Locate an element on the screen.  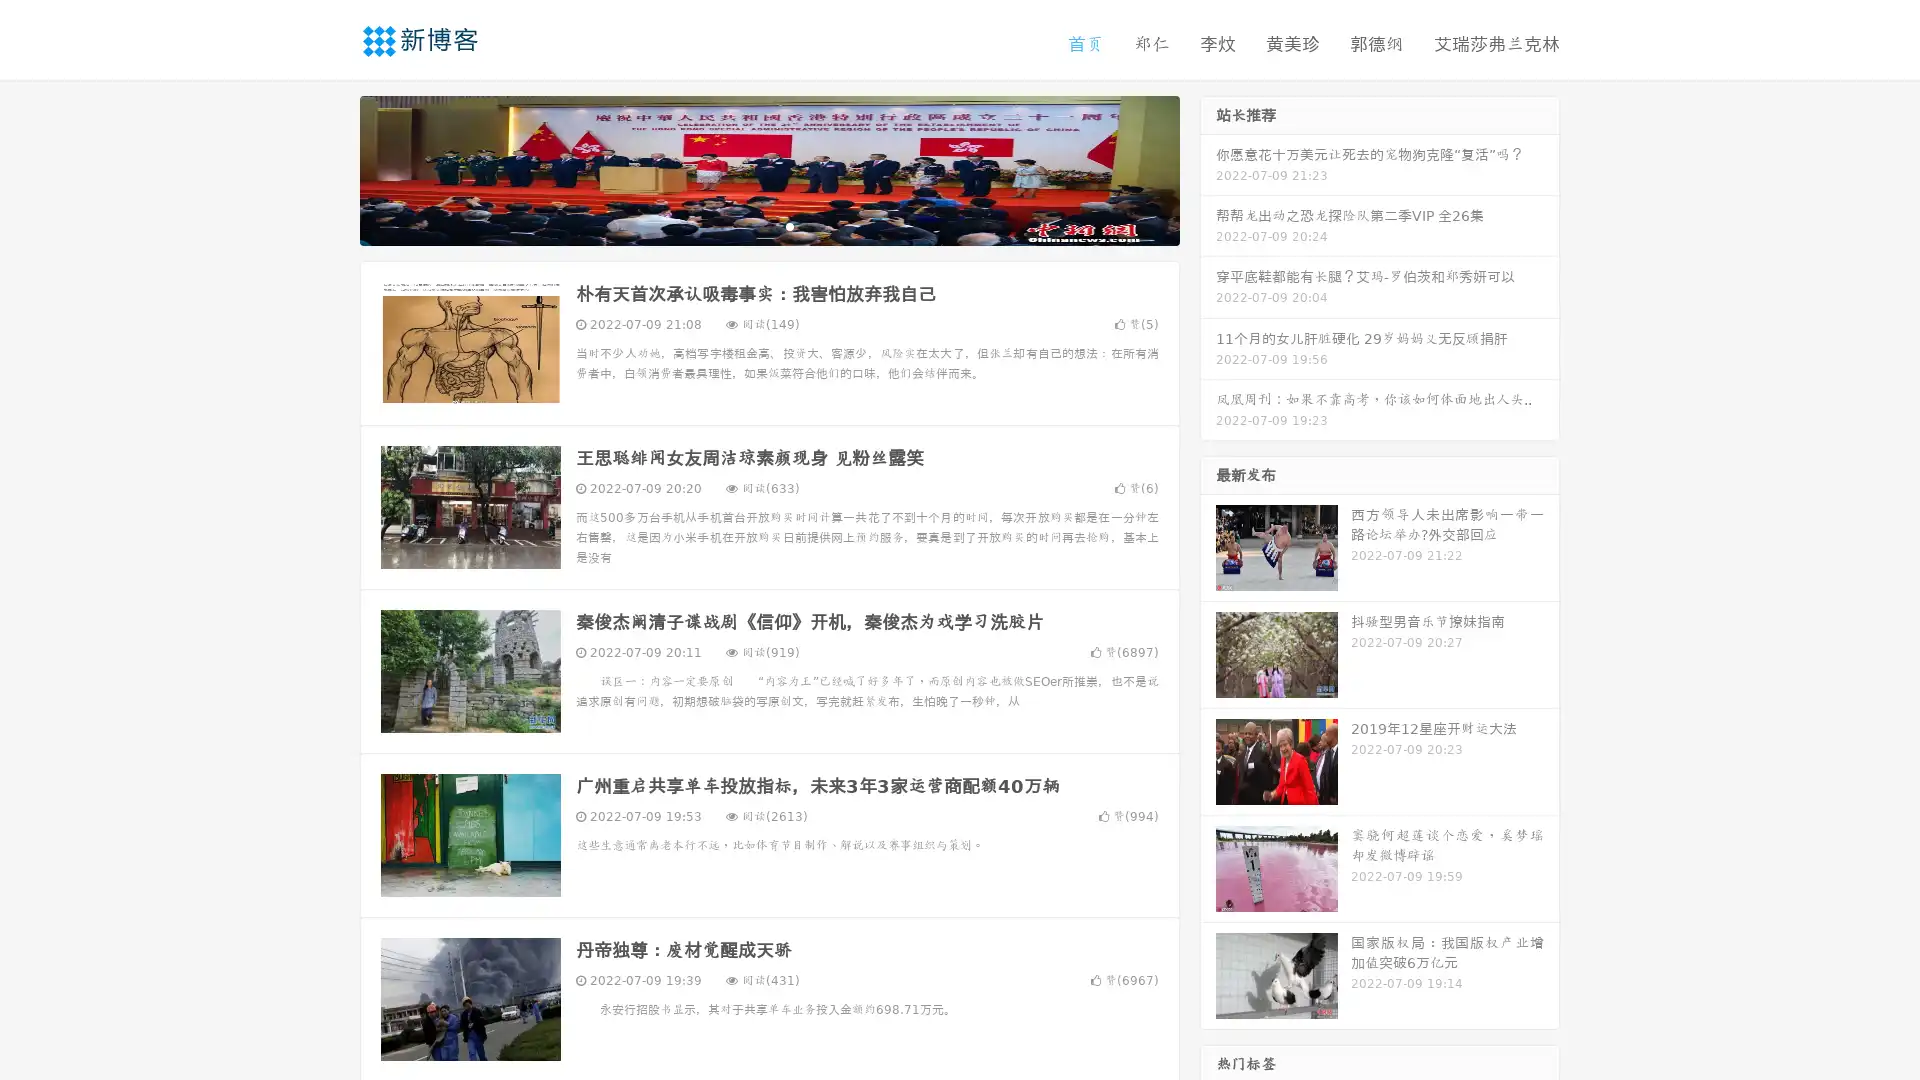
Go to slide 3 is located at coordinates (789, 225).